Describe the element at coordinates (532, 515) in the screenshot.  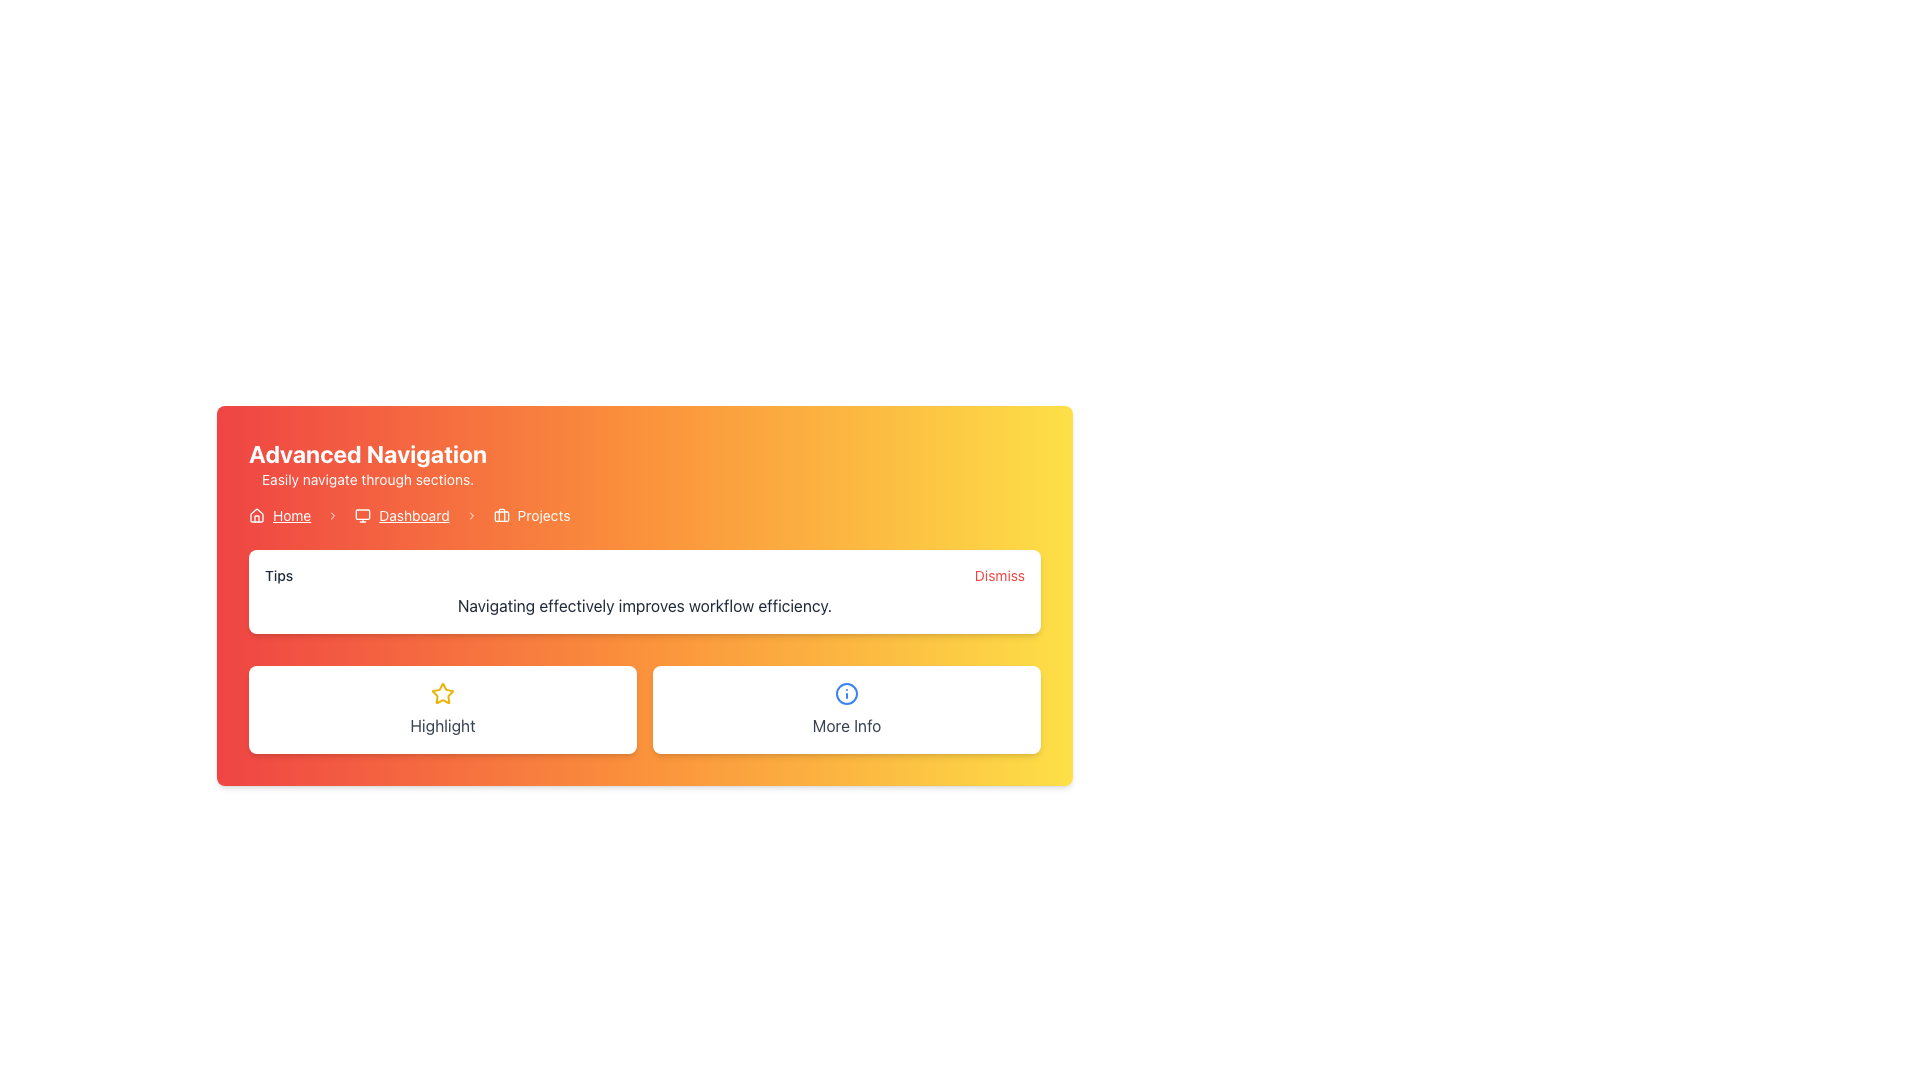
I see `the 'Projects' breadcrumb link, which is the third item in the breadcrumb navigation bar and is styled with a bold font and a briefcase icon` at that location.